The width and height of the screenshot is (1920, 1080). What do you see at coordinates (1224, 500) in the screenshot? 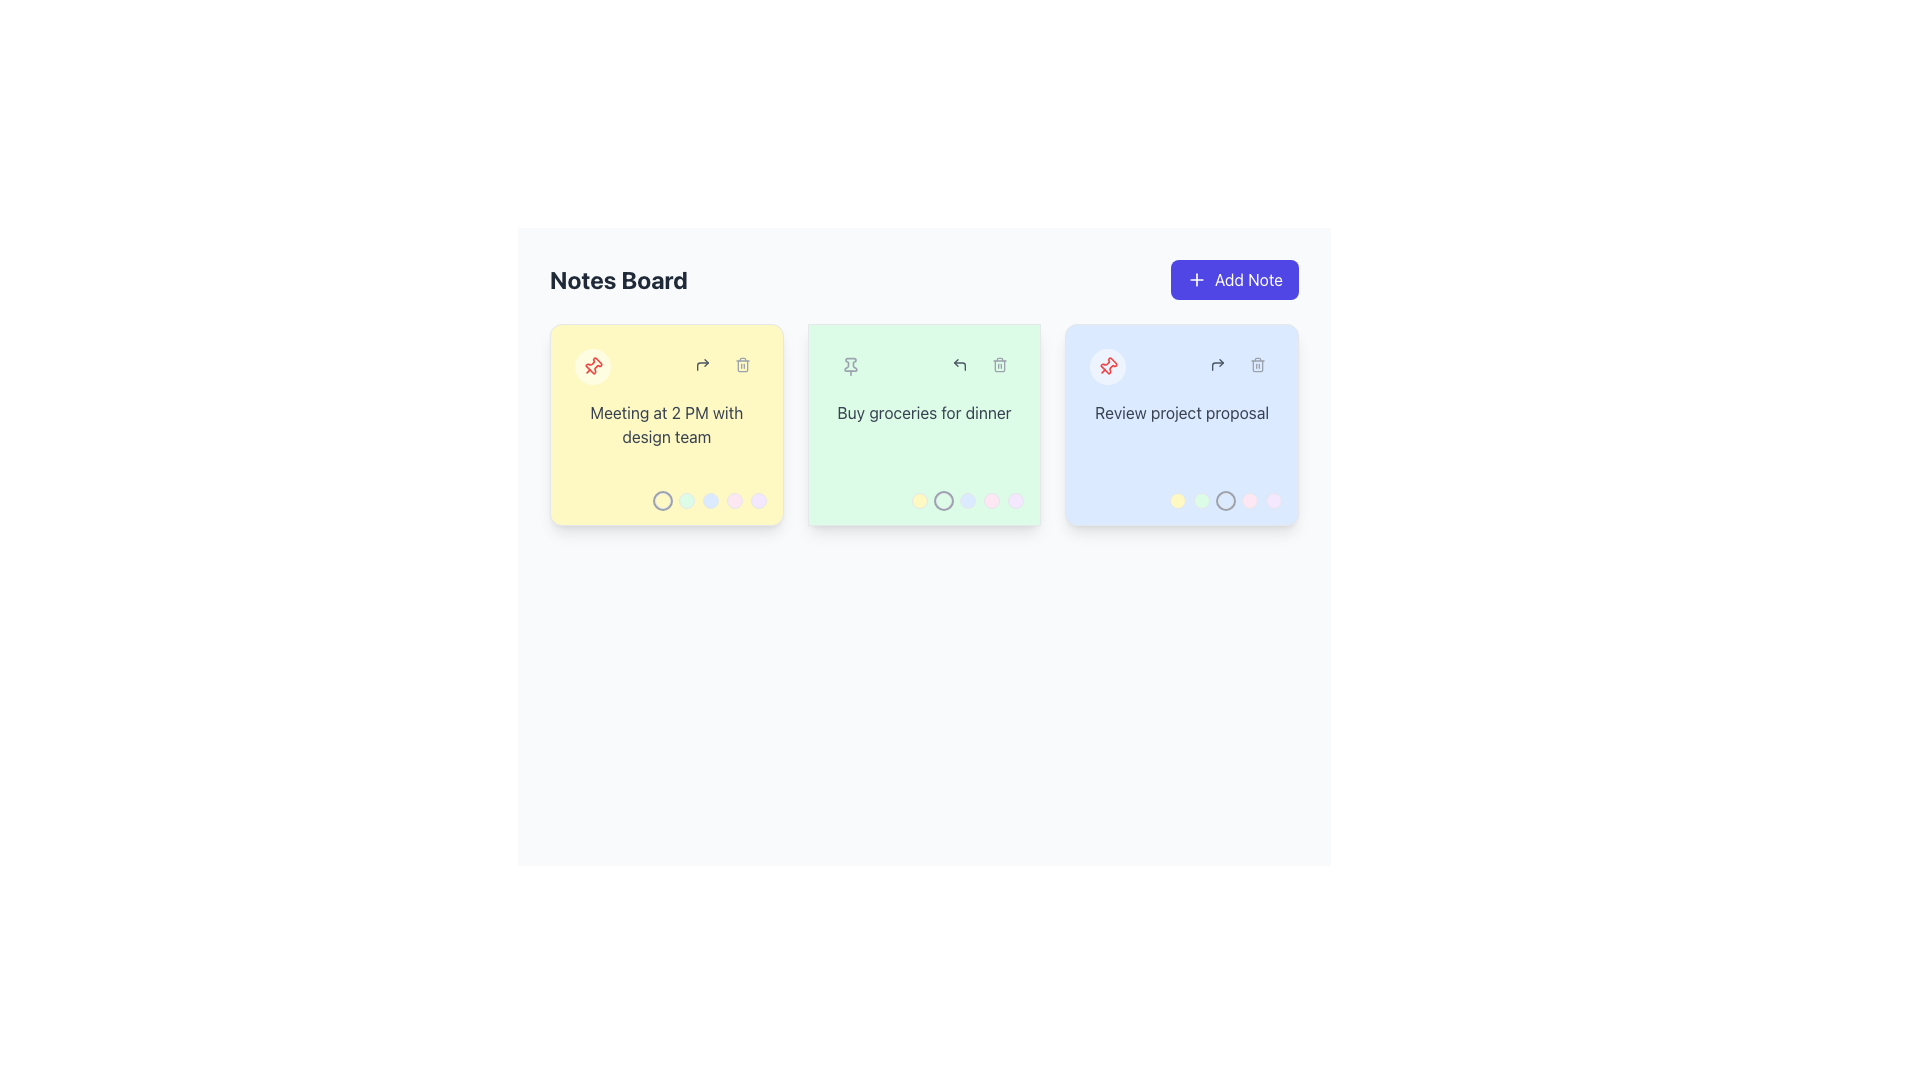
I see `the circular button with a blue background and gray border, which is the third button in a row of five at the bottom right corner of the 'Review project proposal' card` at bounding box center [1224, 500].